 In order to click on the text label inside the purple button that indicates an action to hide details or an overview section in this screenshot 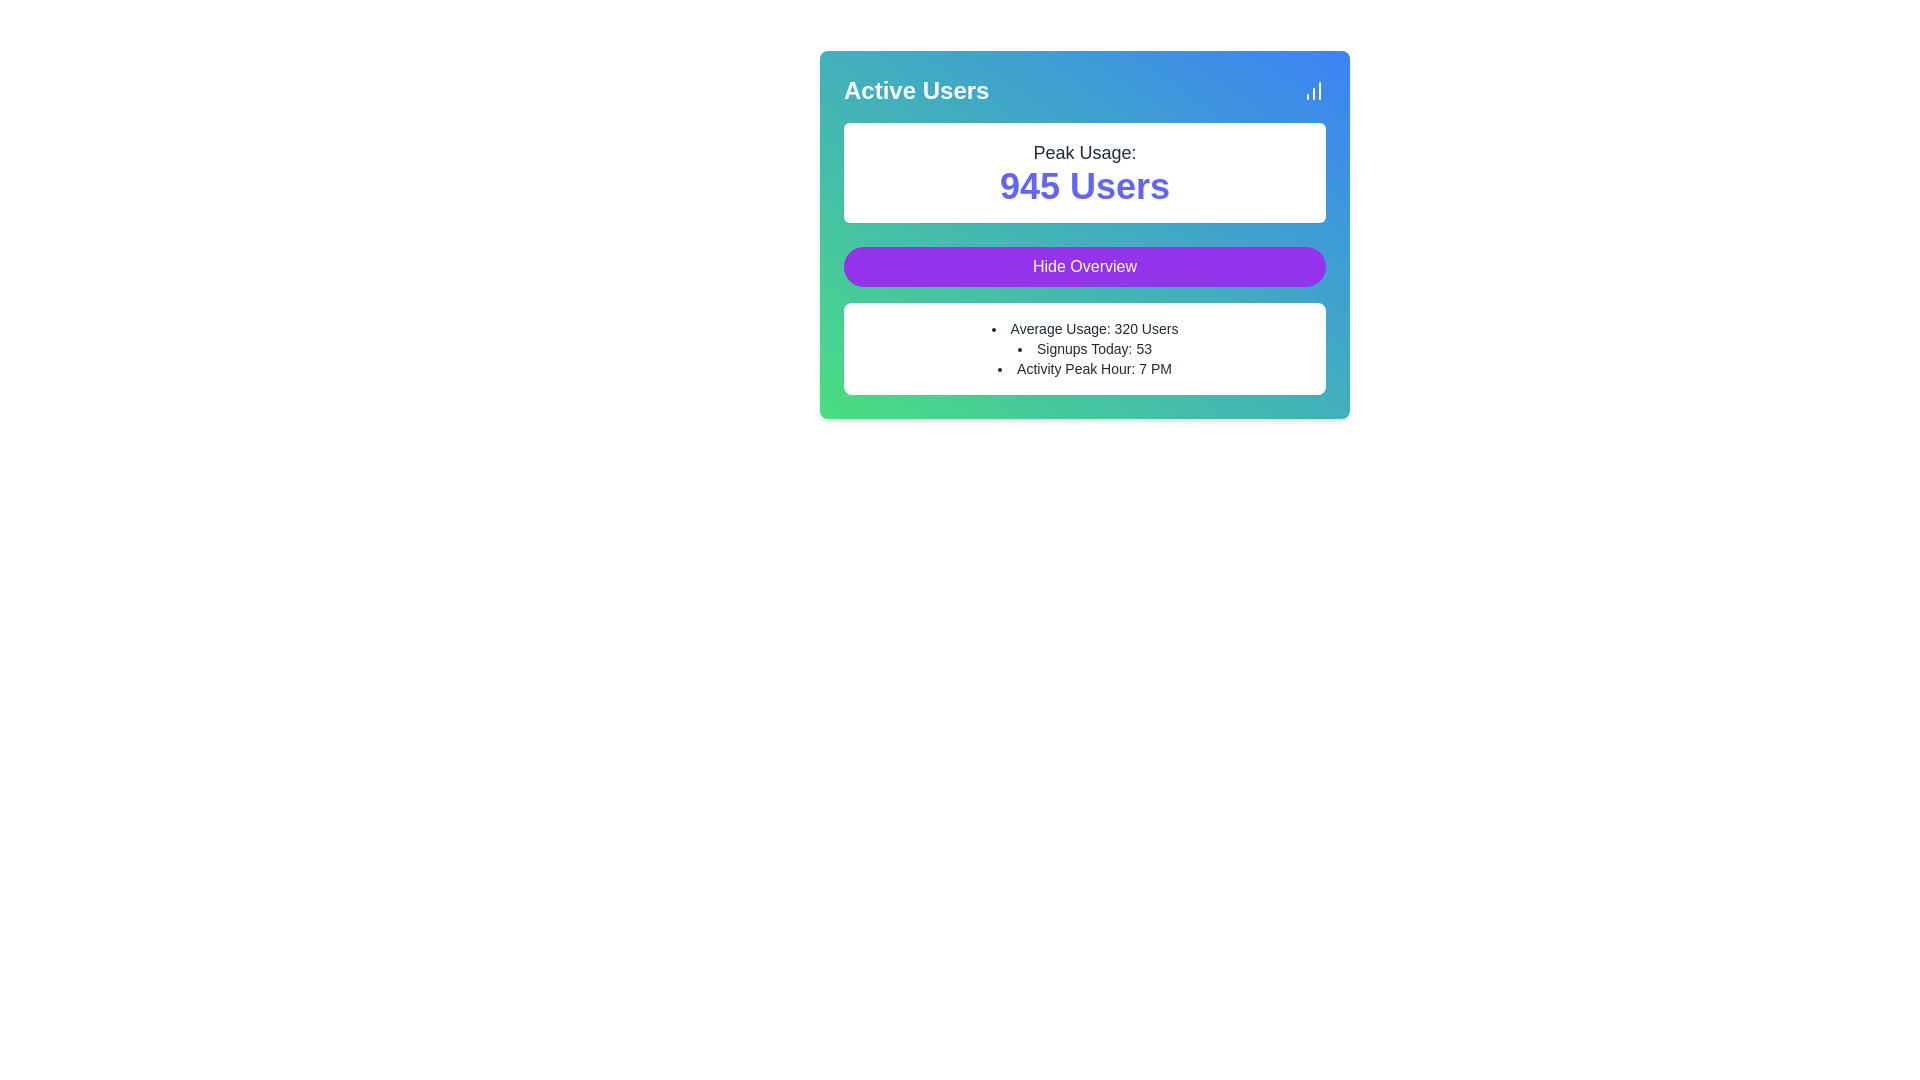, I will do `click(1083, 265)`.